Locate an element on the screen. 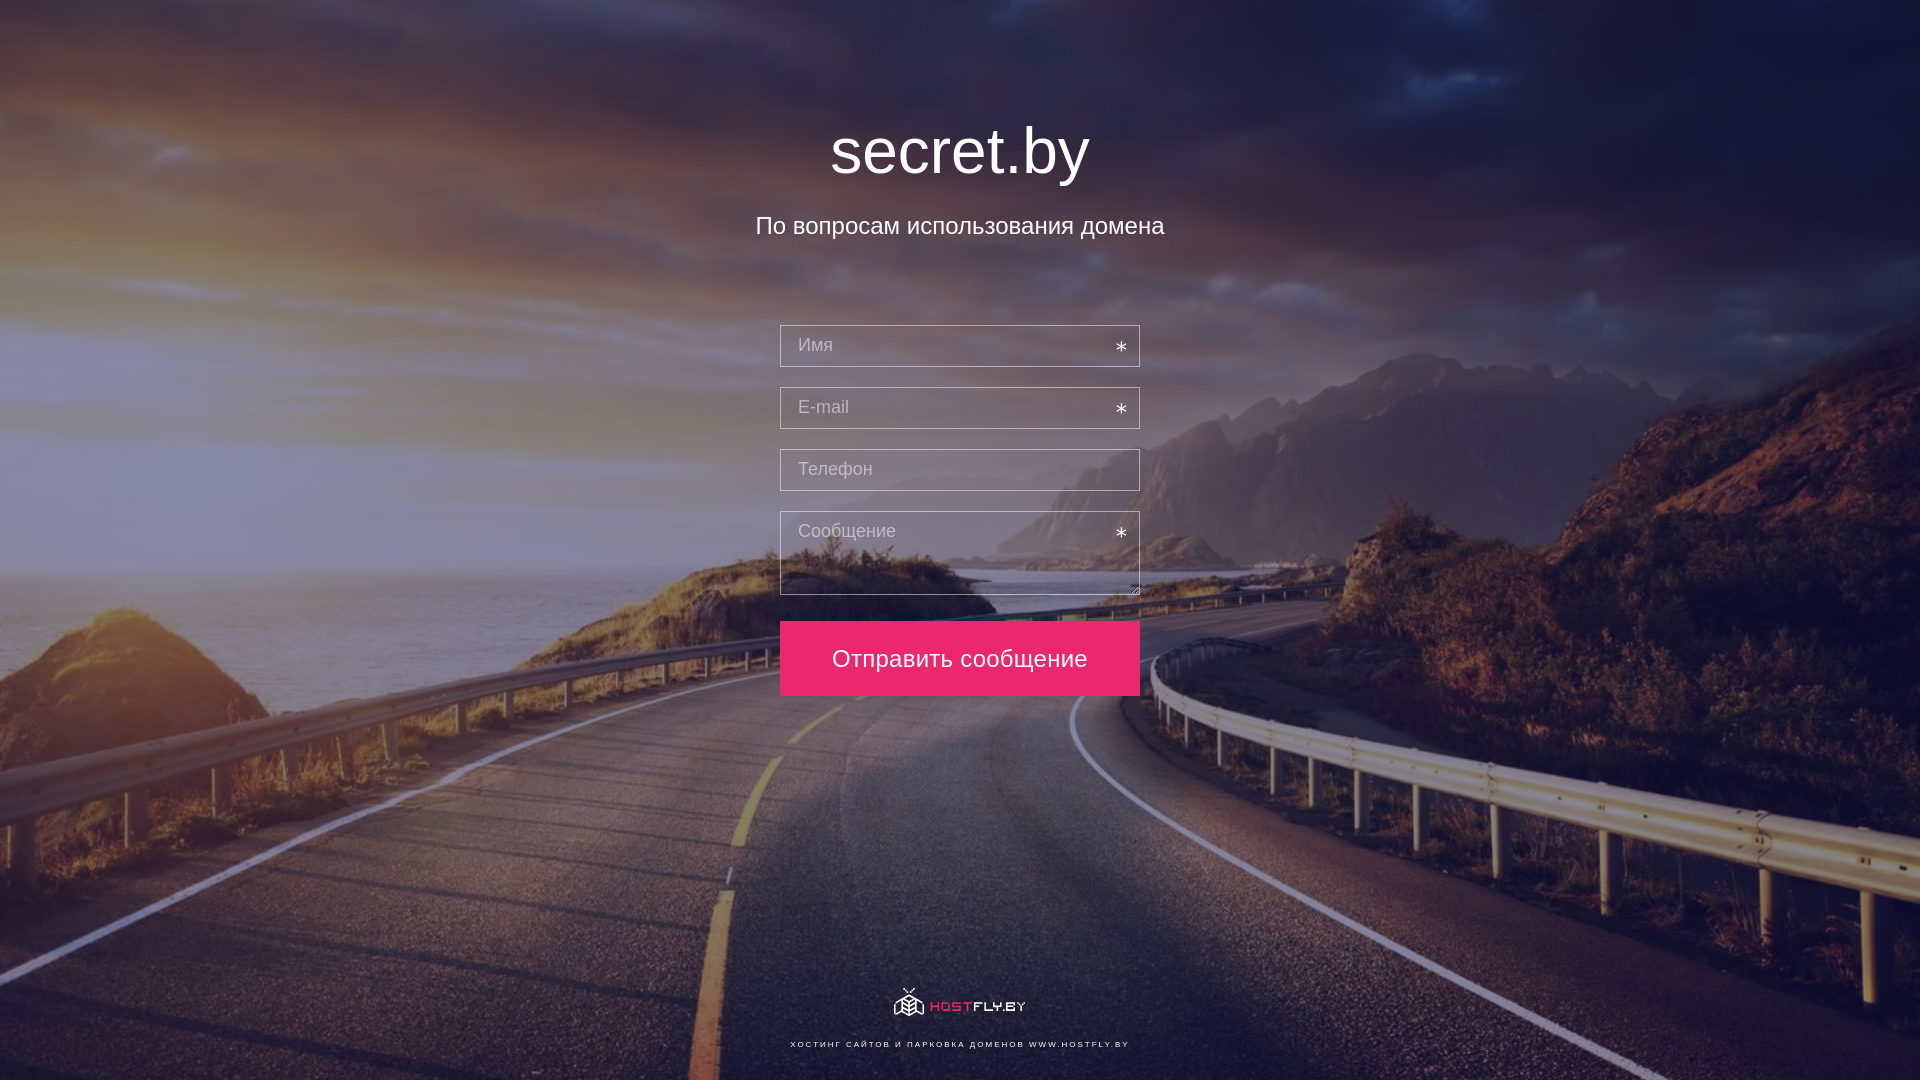 This screenshot has height=1080, width=1920. 'WWW.HOSTFLY.BY' is located at coordinates (1078, 1043).